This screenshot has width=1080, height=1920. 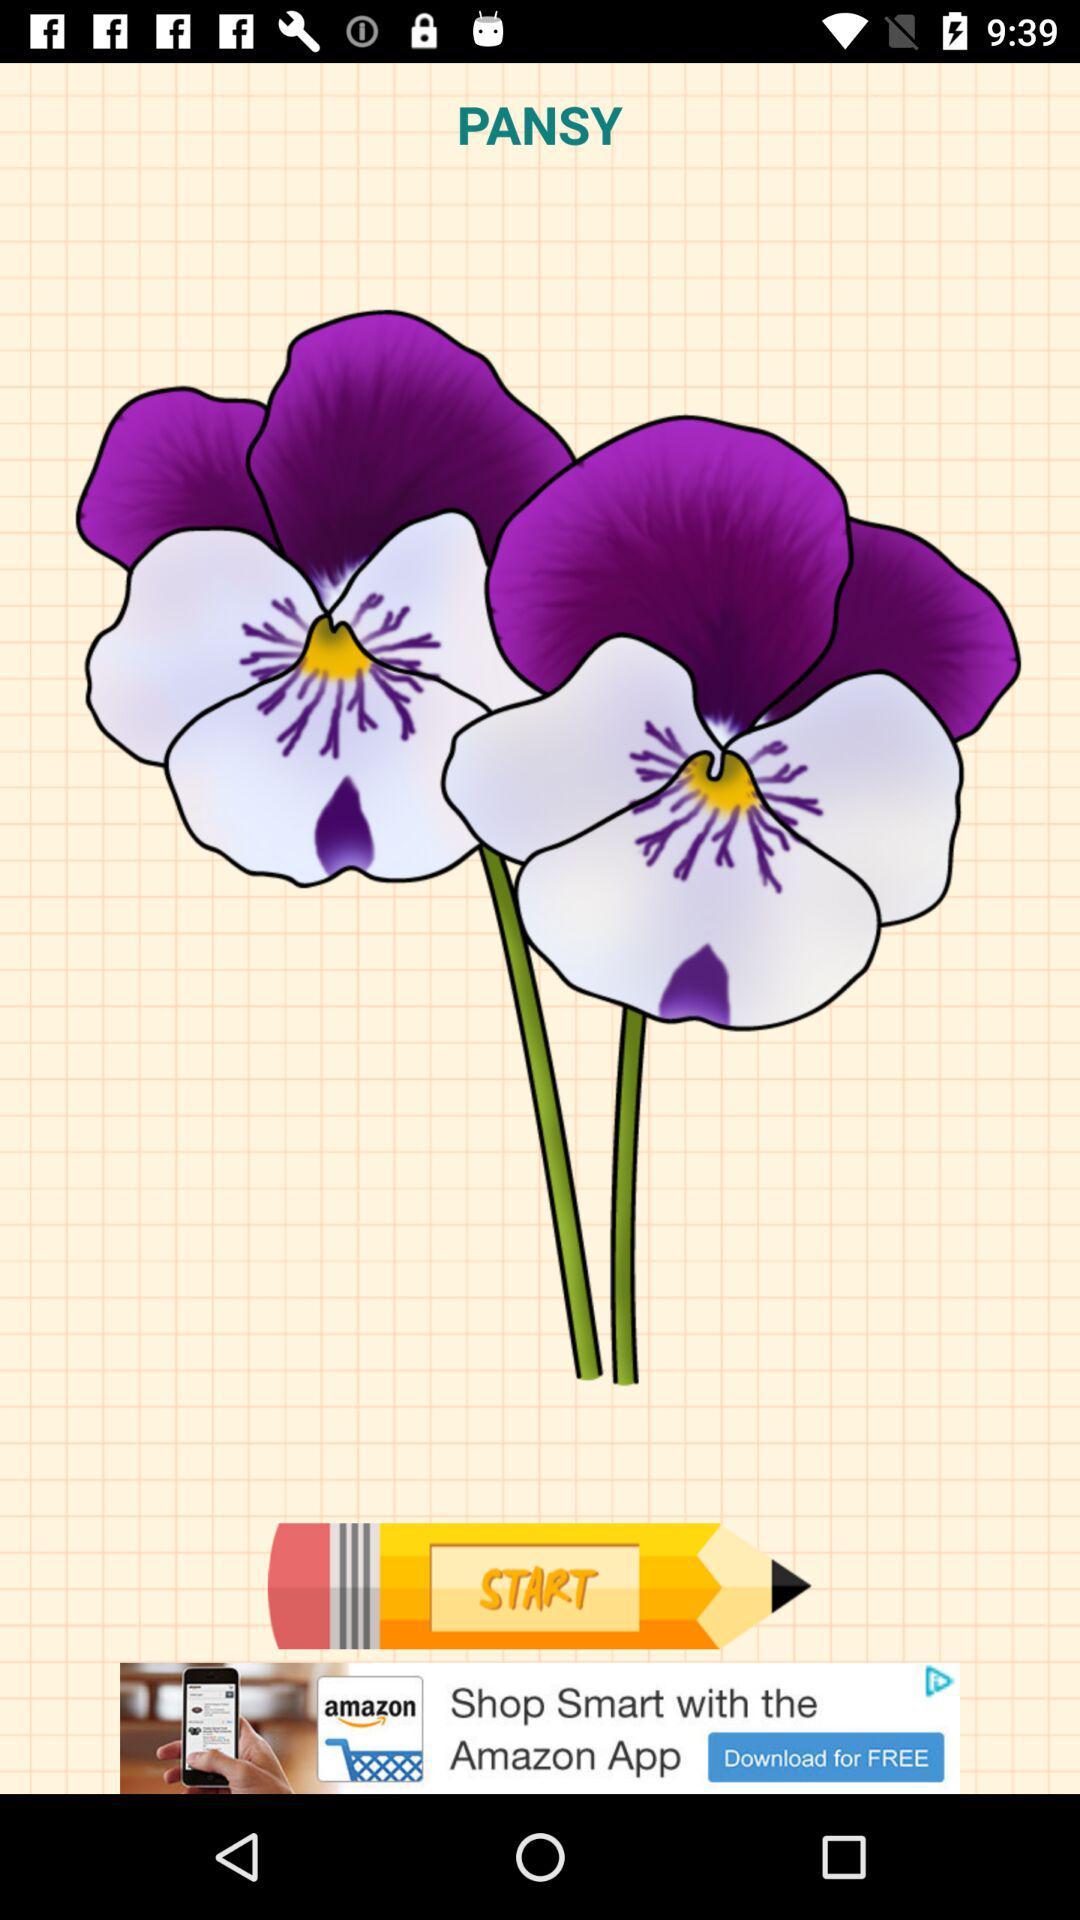 I want to click on start the event, so click(x=538, y=1585).